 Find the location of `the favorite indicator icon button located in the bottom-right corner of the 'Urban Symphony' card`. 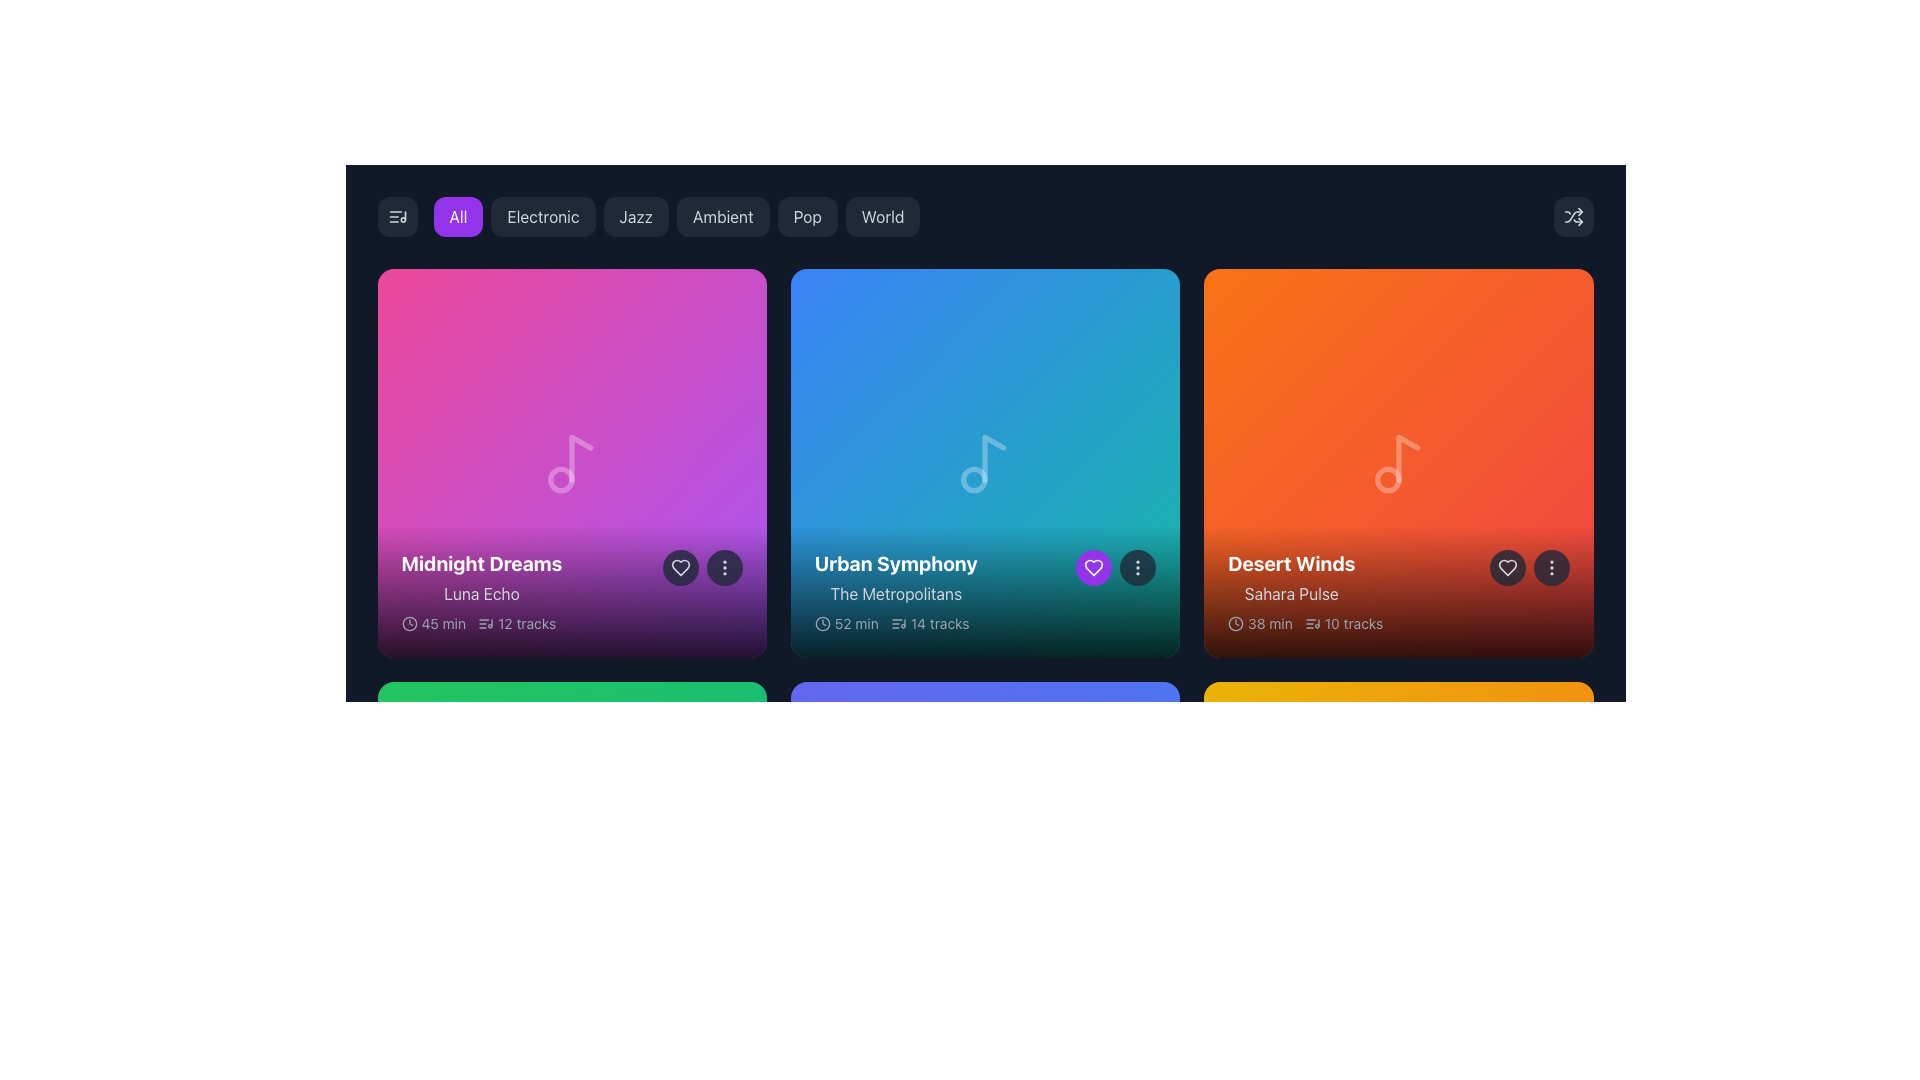

the favorite indicator icon button located in the bottom-right corner of the 'Urban Symphony' card is located at coordinates (1093, 568).